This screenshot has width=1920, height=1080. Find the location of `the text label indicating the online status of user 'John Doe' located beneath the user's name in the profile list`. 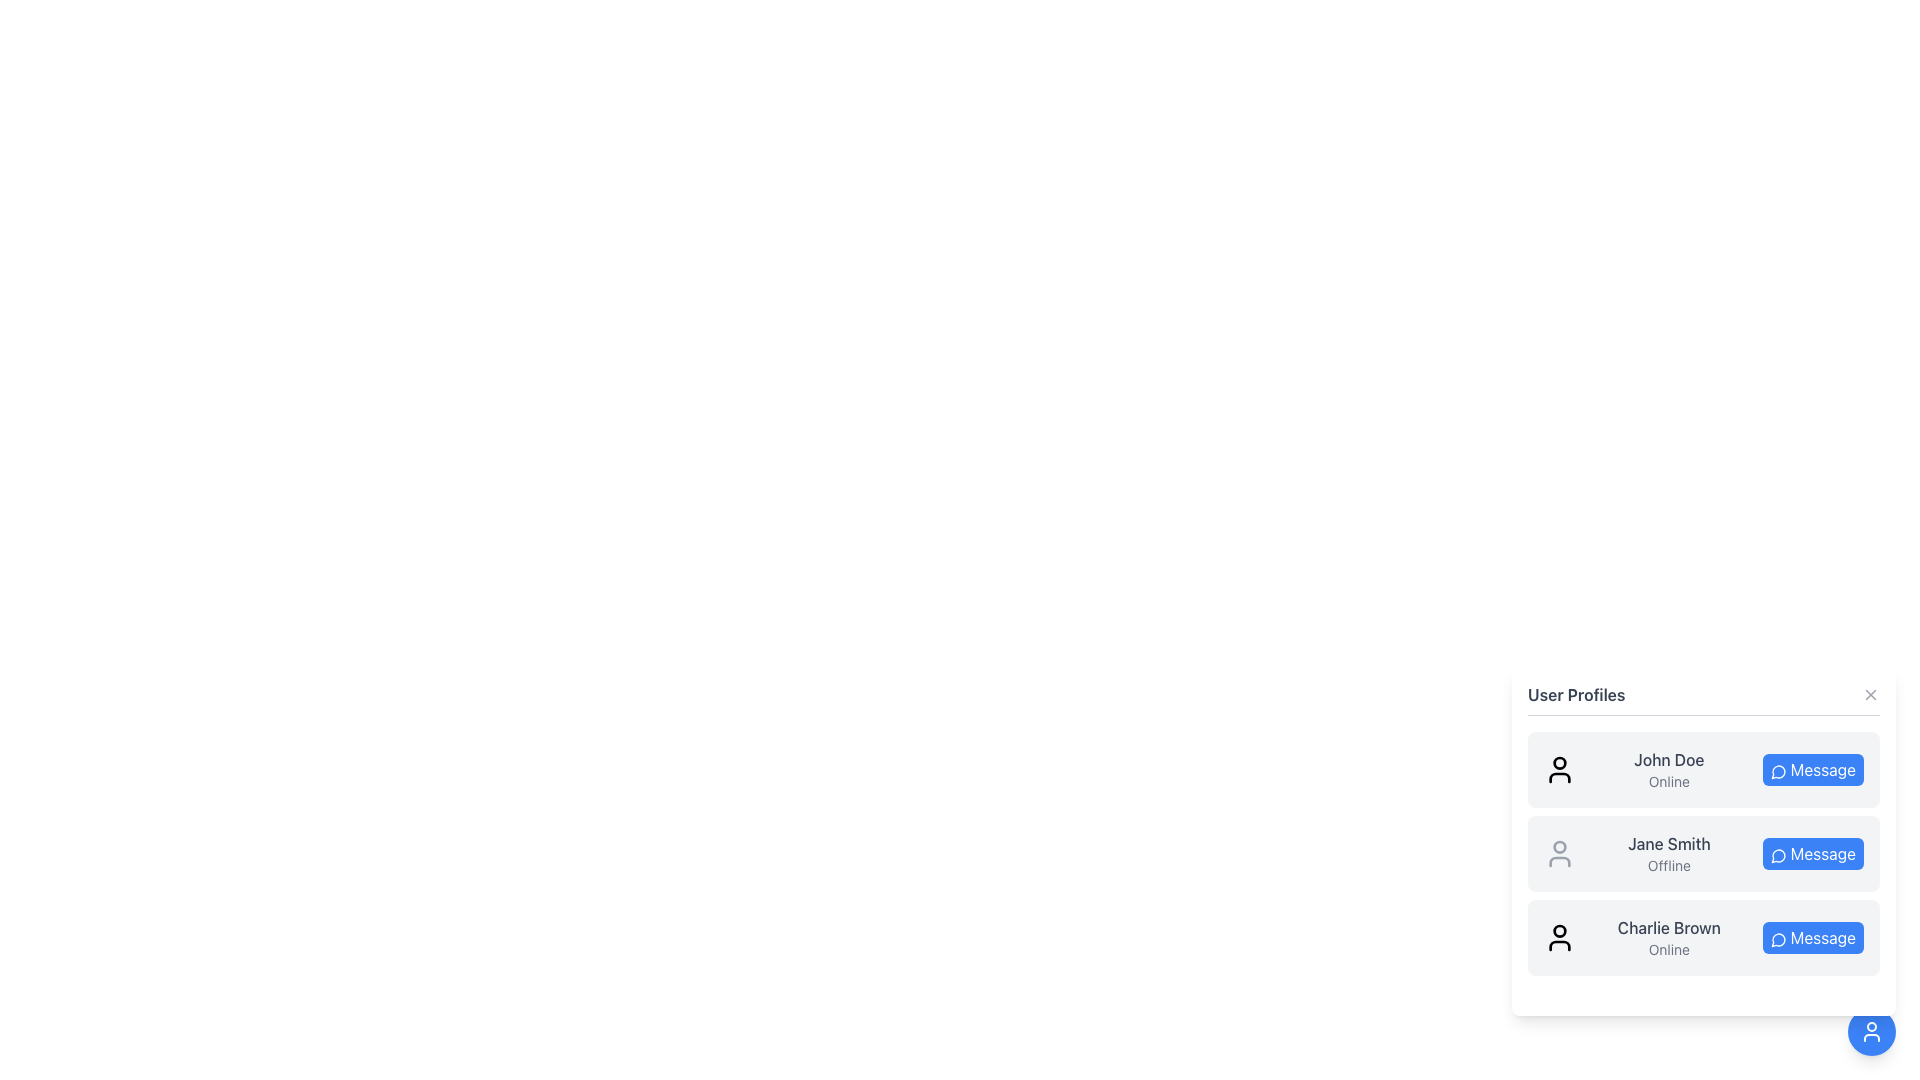

the text label indicating the online status of user 'John Doe' located beneath the user's name in the profile list is located at coordinates (1669, 781).